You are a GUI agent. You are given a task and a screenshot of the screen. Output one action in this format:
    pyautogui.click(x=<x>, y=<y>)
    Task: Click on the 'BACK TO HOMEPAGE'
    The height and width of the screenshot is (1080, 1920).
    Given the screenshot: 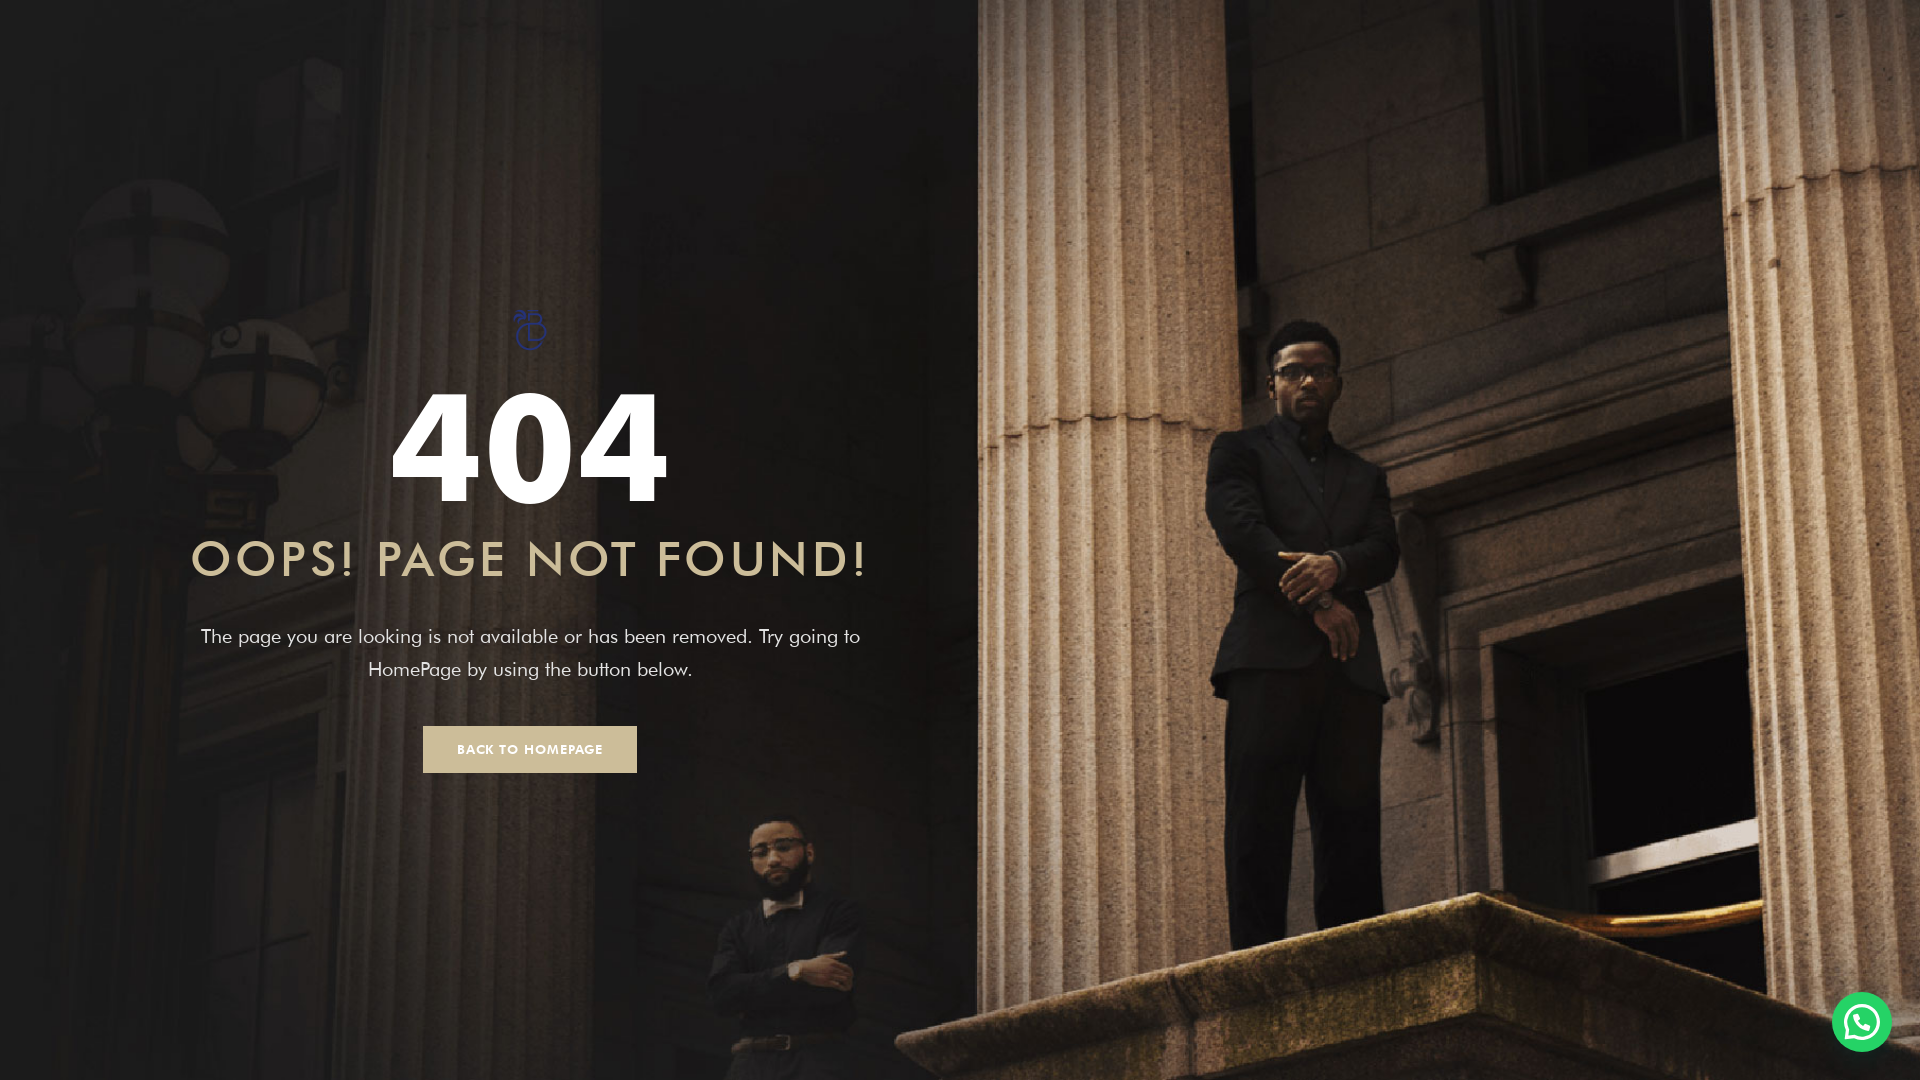 What is the action you would take?
    pyautogui.click(x=530, y=749)
    